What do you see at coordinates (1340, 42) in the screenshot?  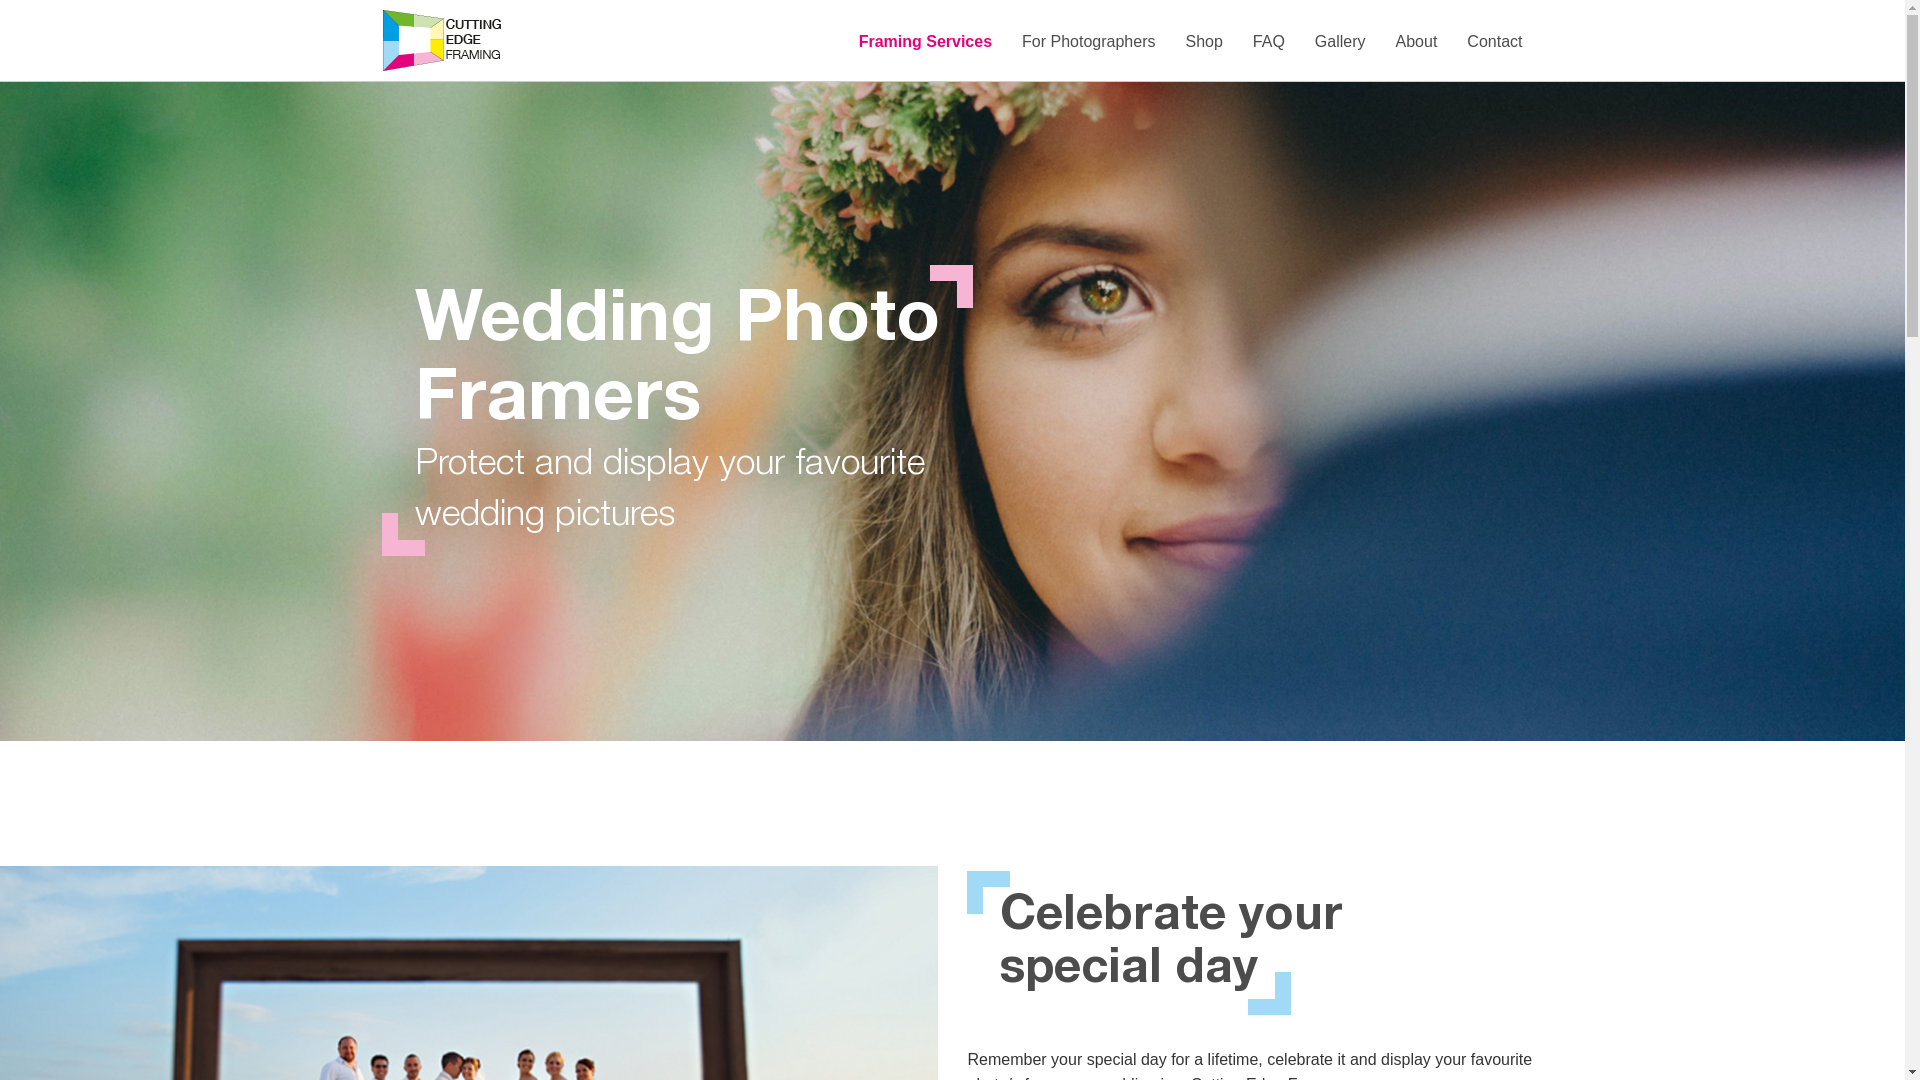 I see `'Gallery'` at bounding box center [1340, 42].